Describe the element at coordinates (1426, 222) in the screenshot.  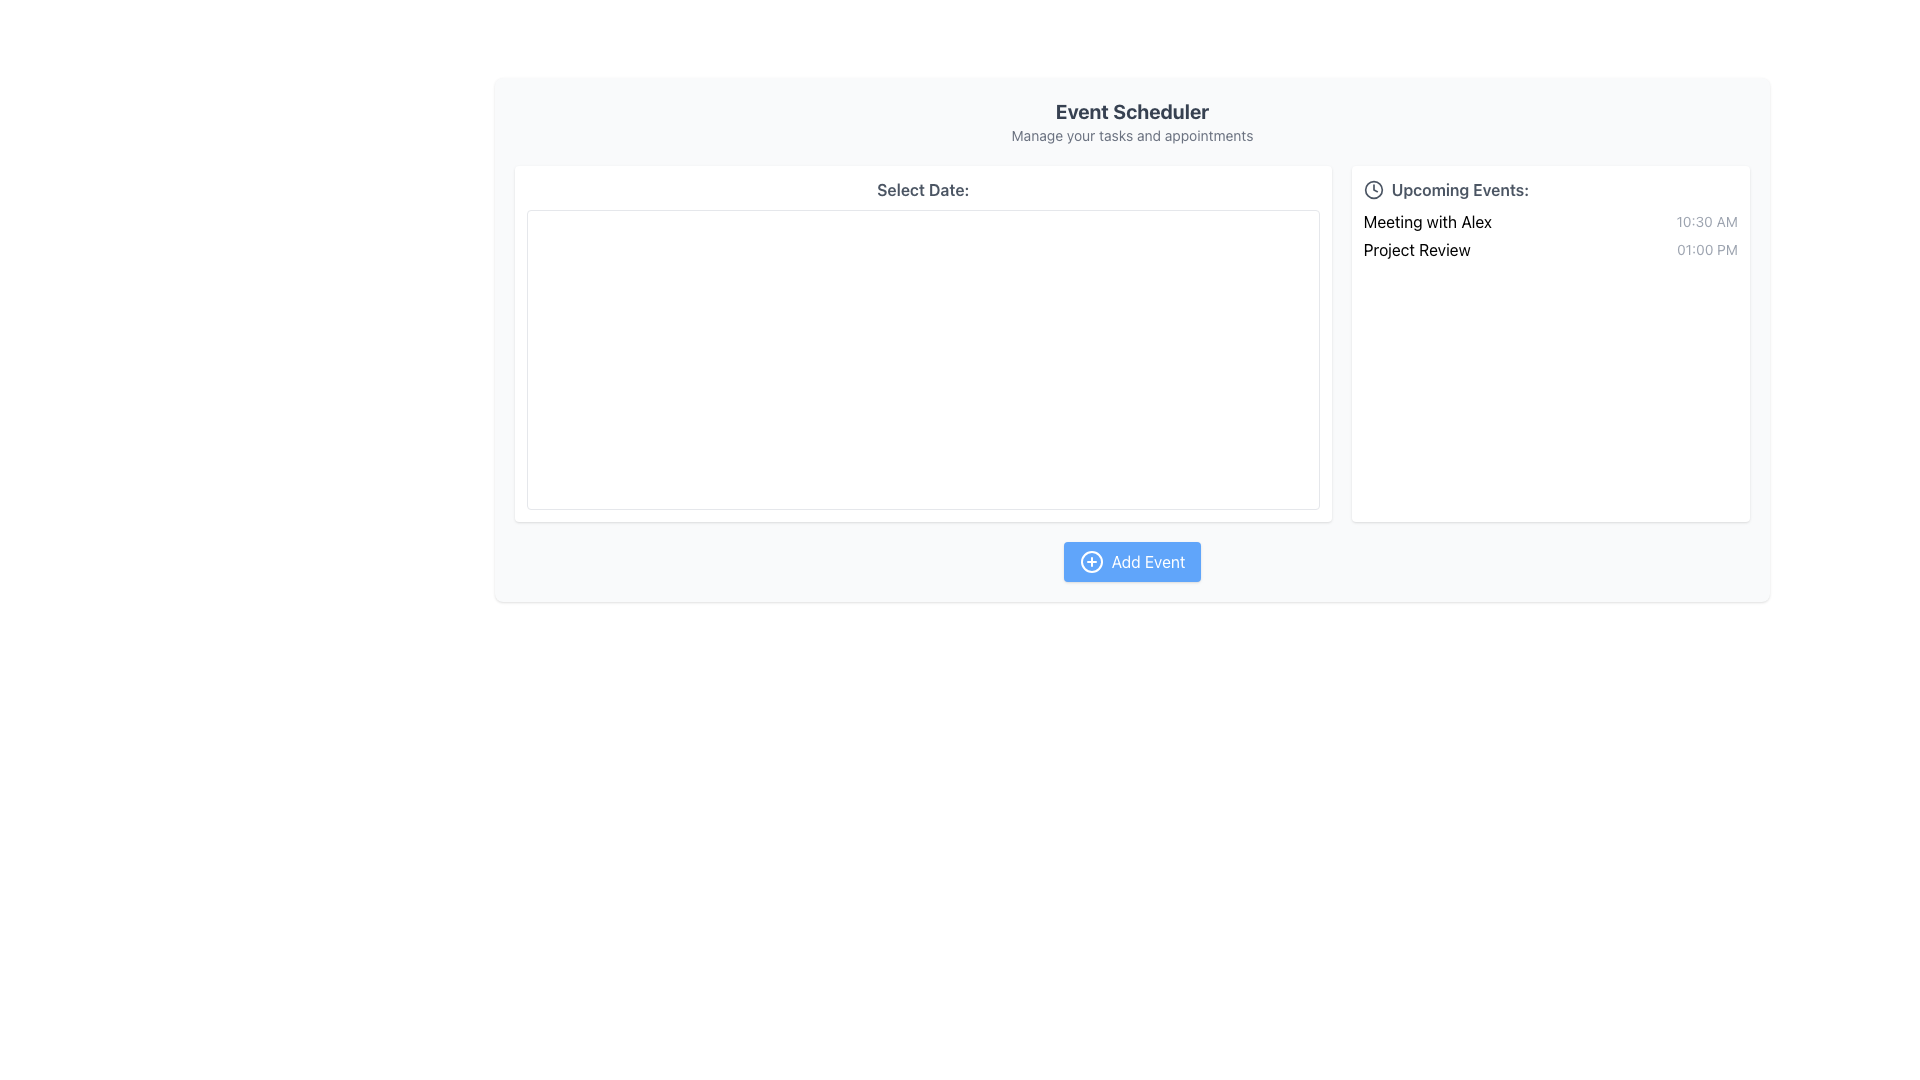
I see `the text label reading 'Meeting with Alex' styled in black font, located under the 'Upcoming Events' section, as a reference for interacting with related components` at that location.